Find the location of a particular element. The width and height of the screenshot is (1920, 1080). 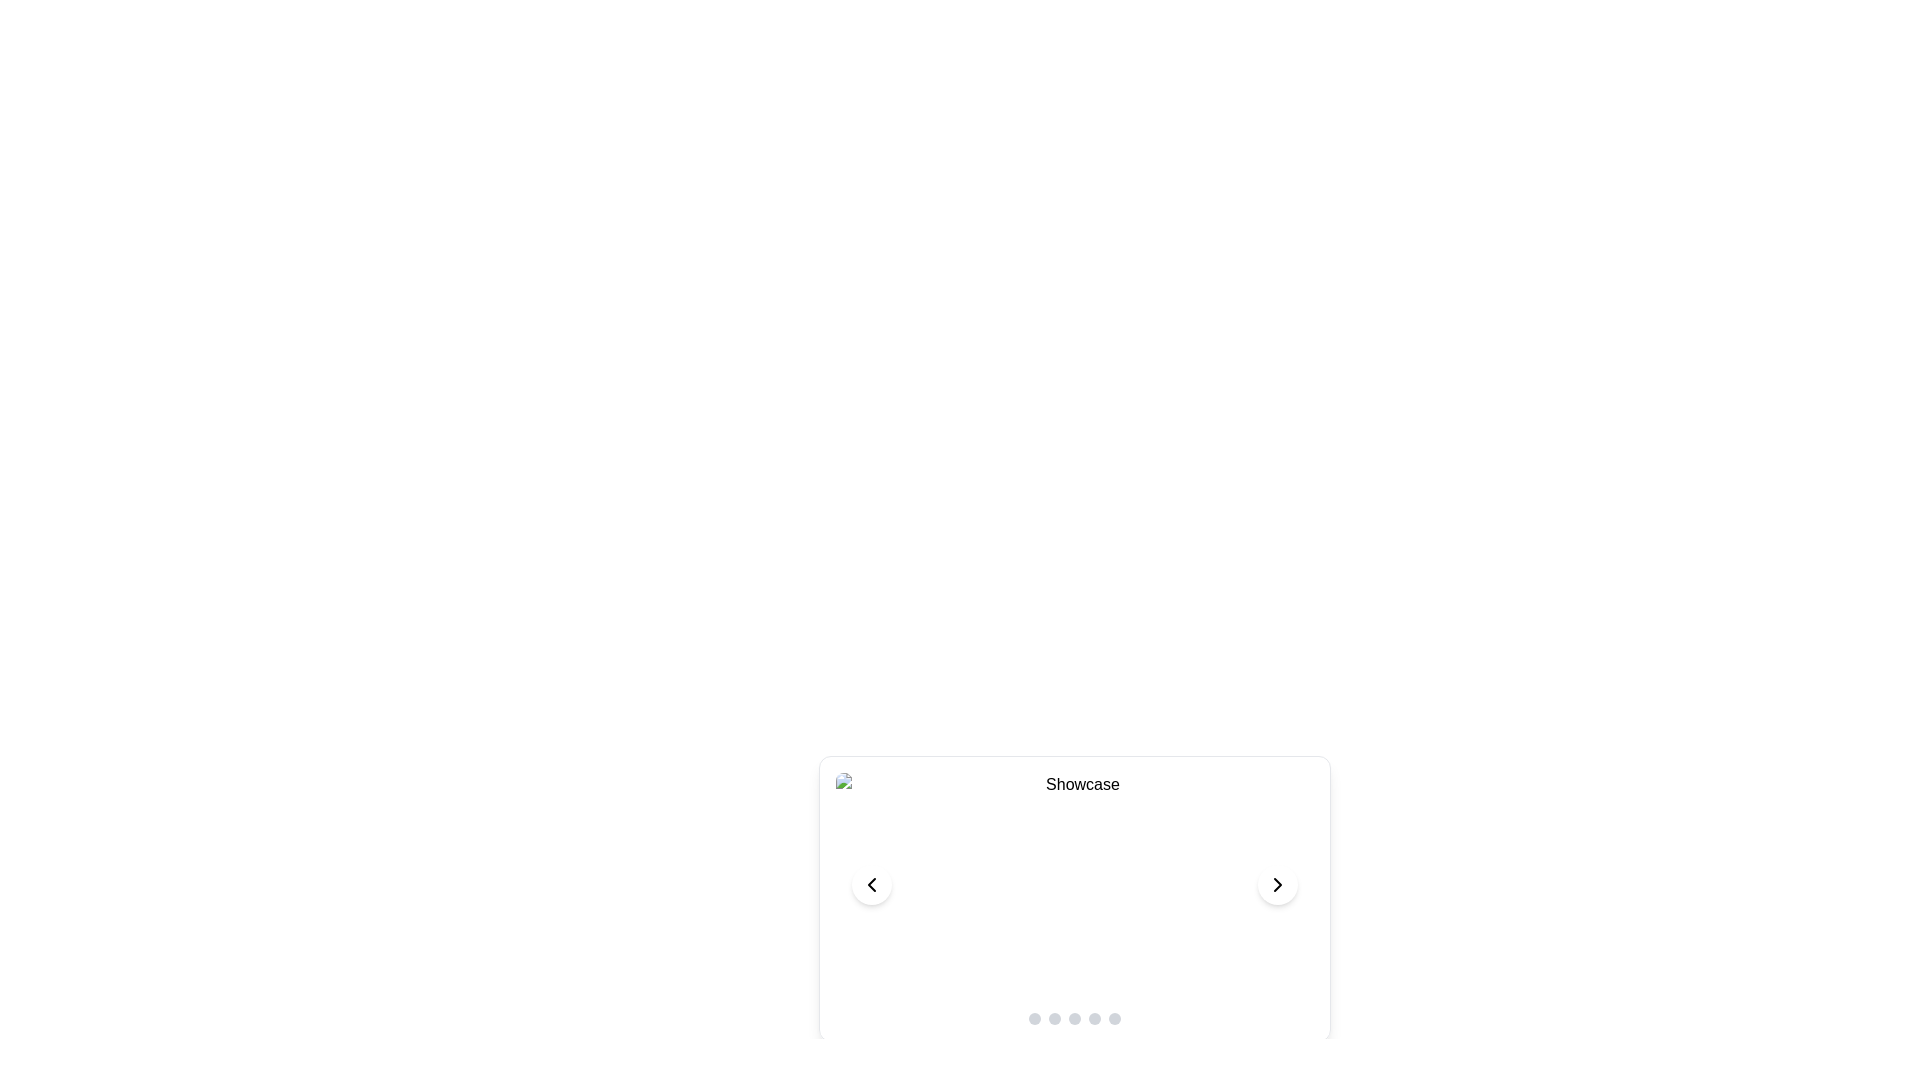

the first circular indicator dot in the navigation group below the 'Showcase' slideshow is located at coordinates (1035, 1018).